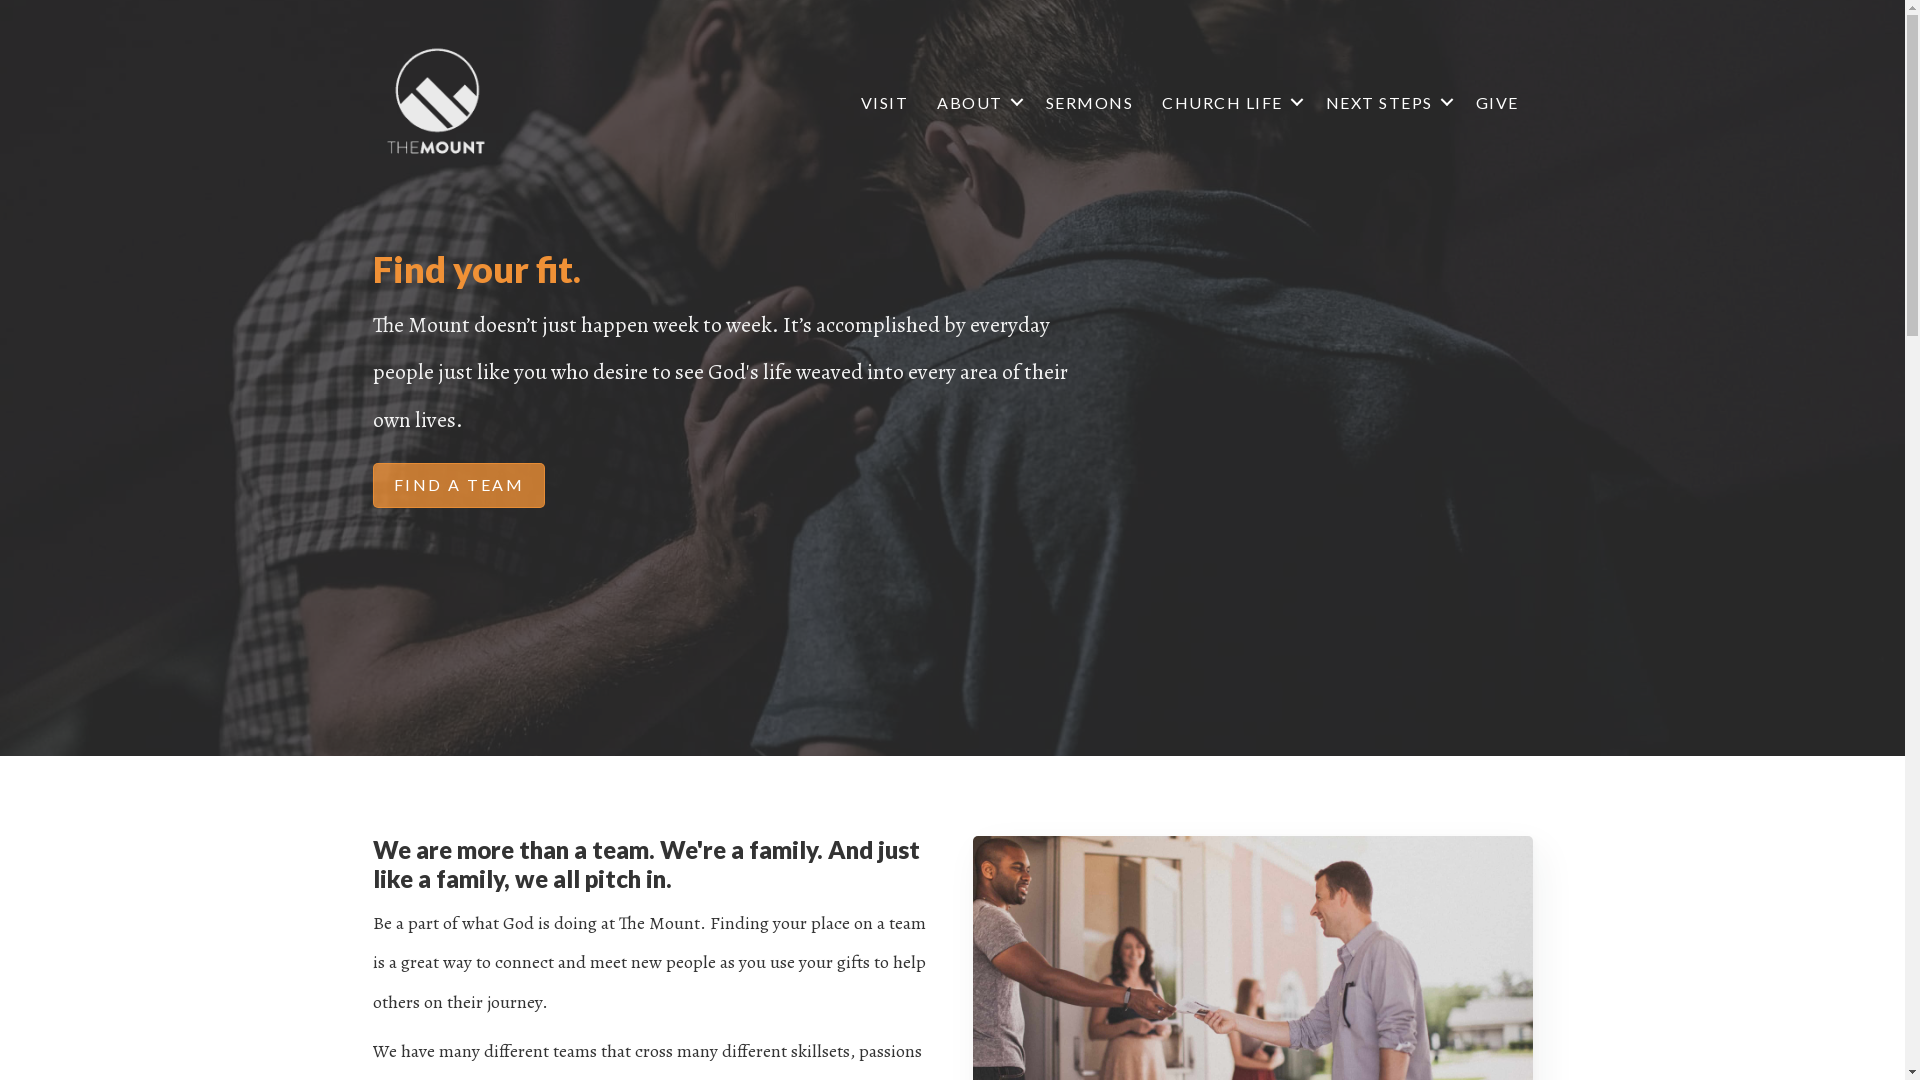  I want to click on 'VISIT', so click(883, 102).